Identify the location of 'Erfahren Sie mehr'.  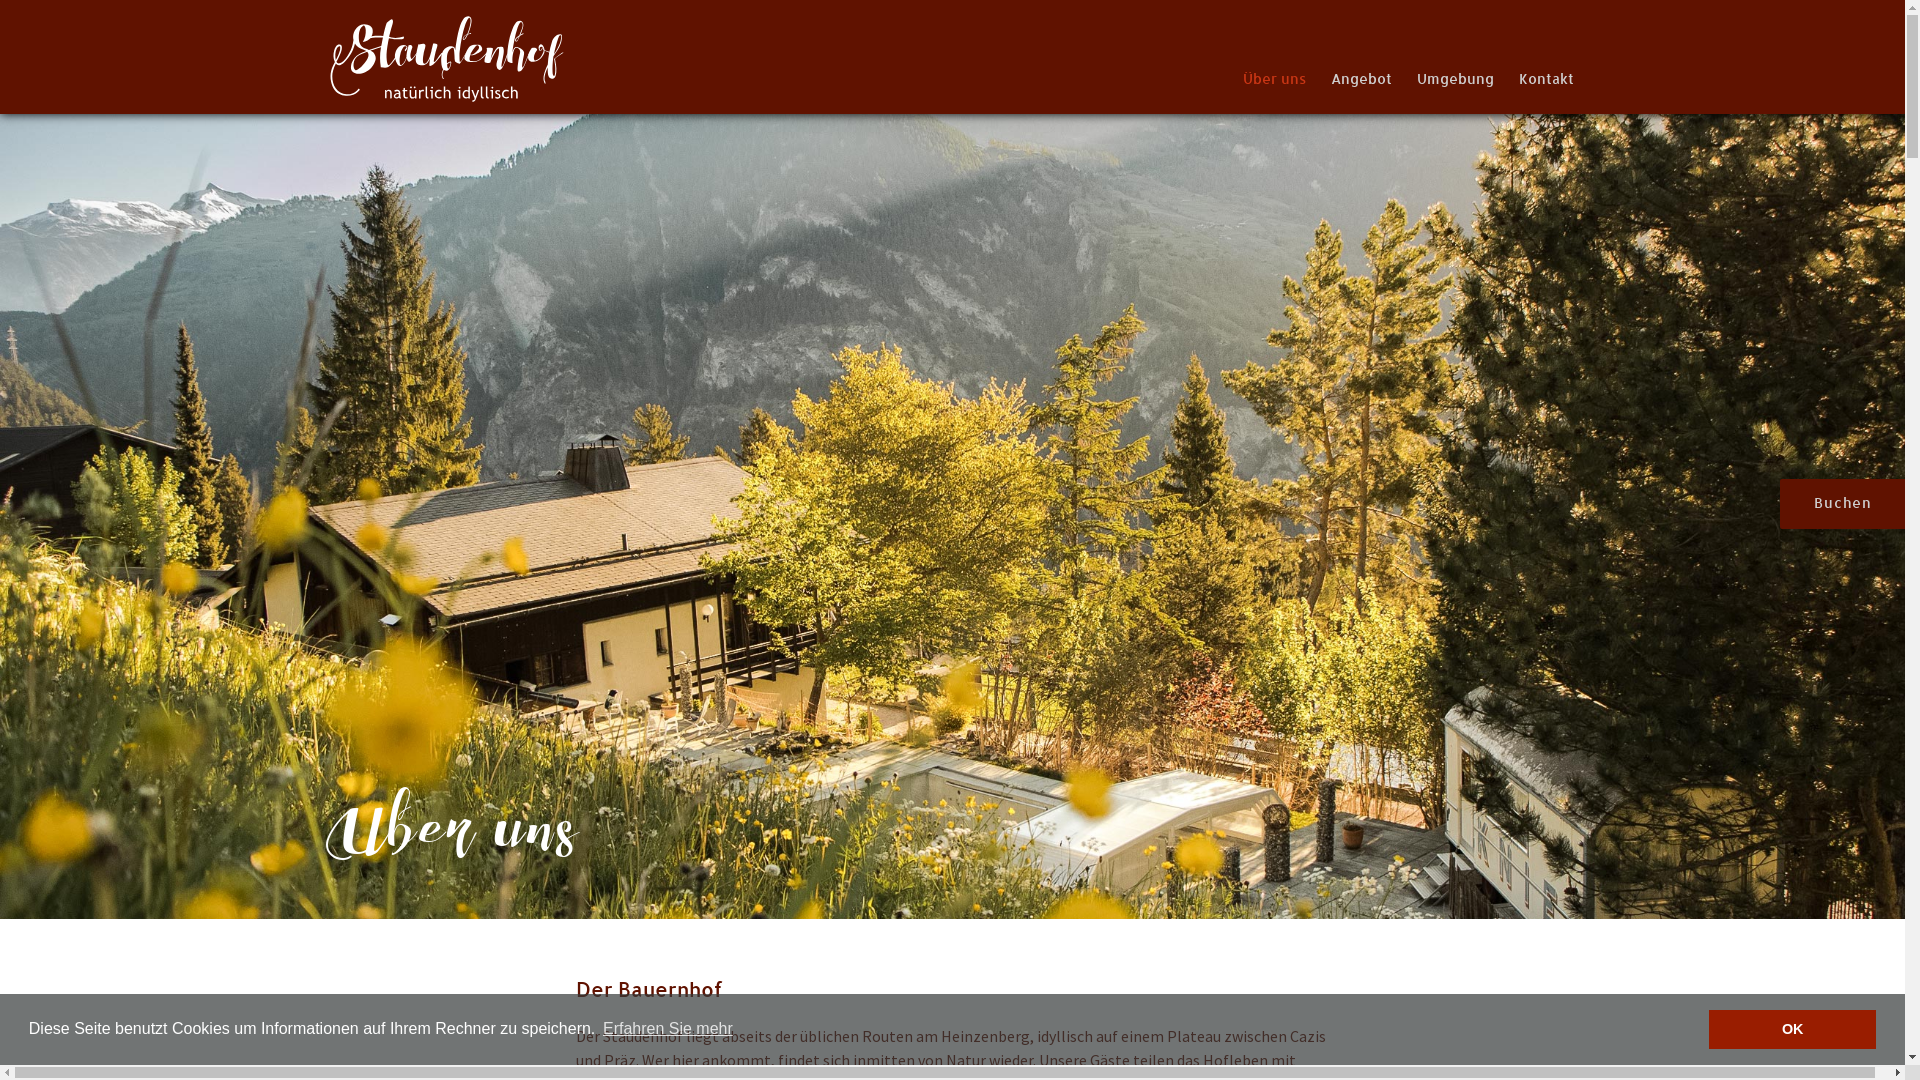
(667, 1029).